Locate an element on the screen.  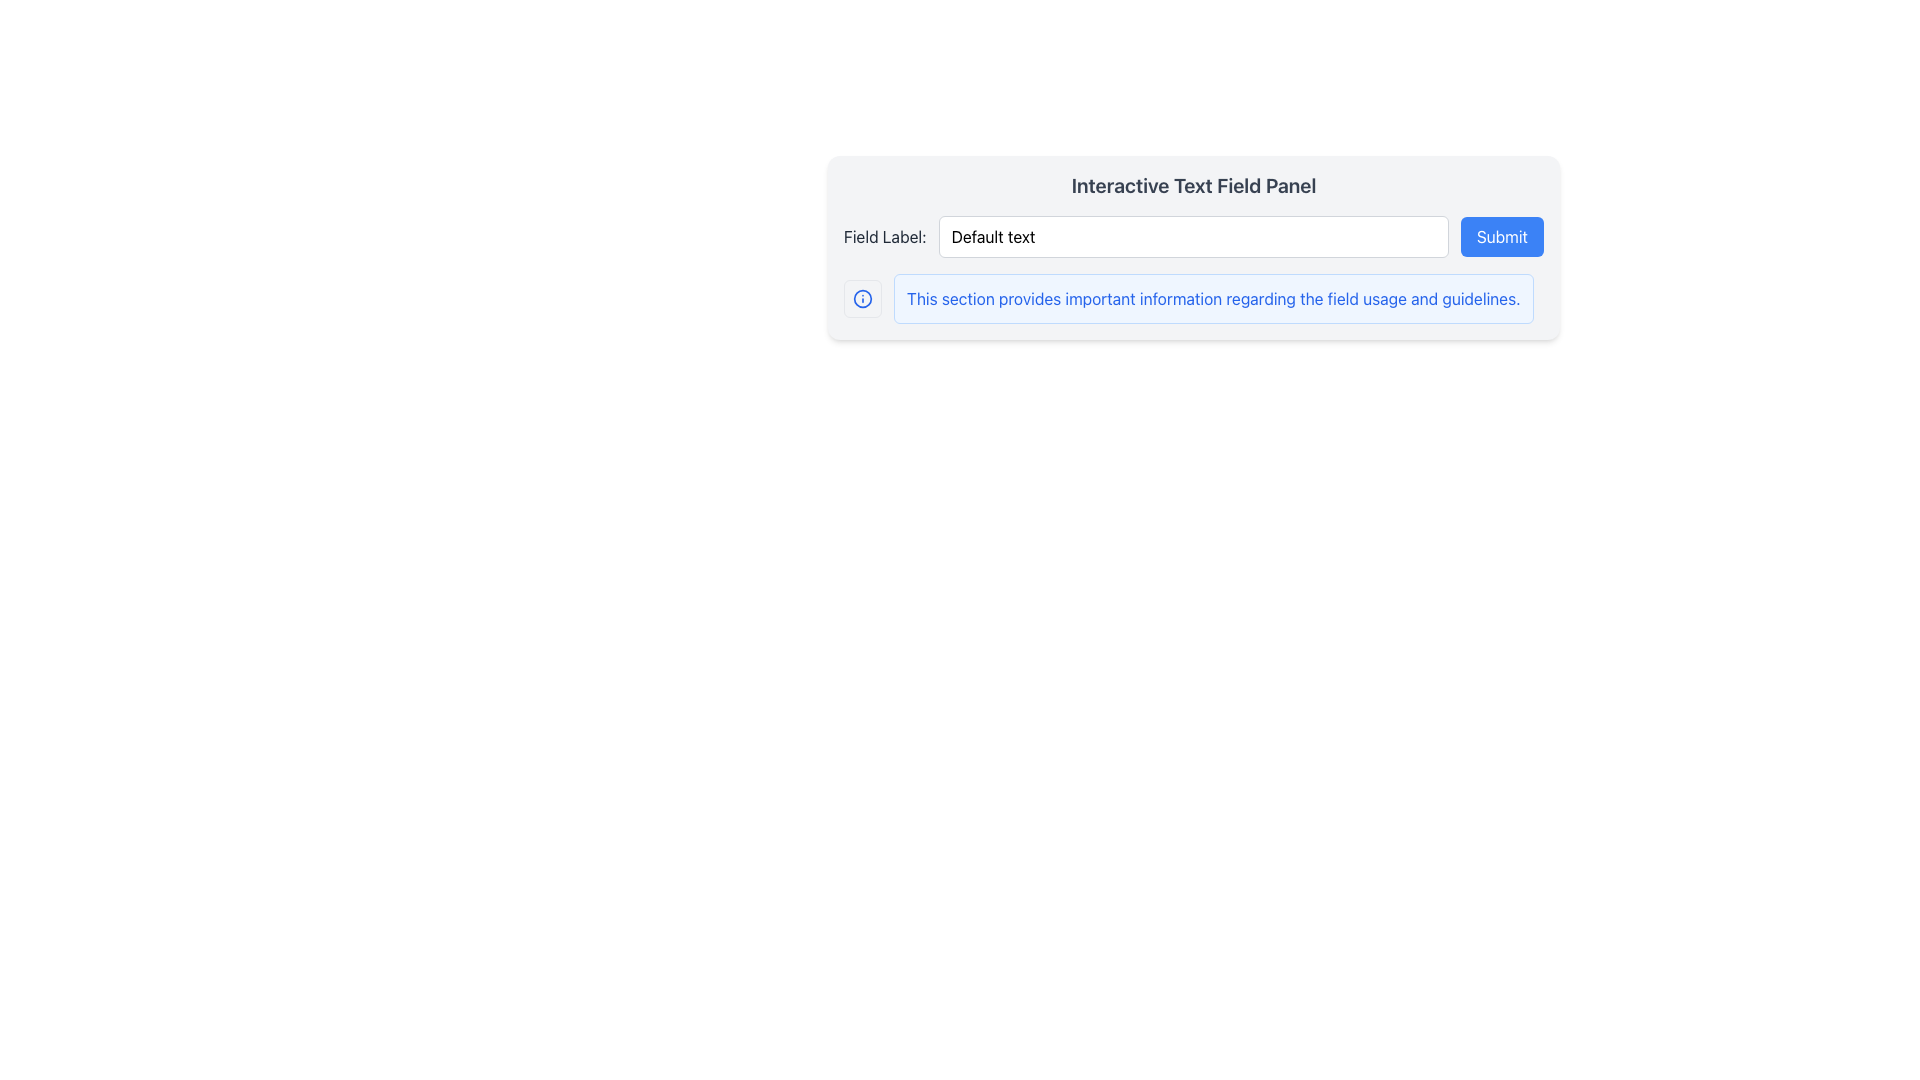
the information icon, which is styled as a circular outline with an 'i' symbol, located near the bottom-left of a rectangular panel is located at coordinates (863, 299).